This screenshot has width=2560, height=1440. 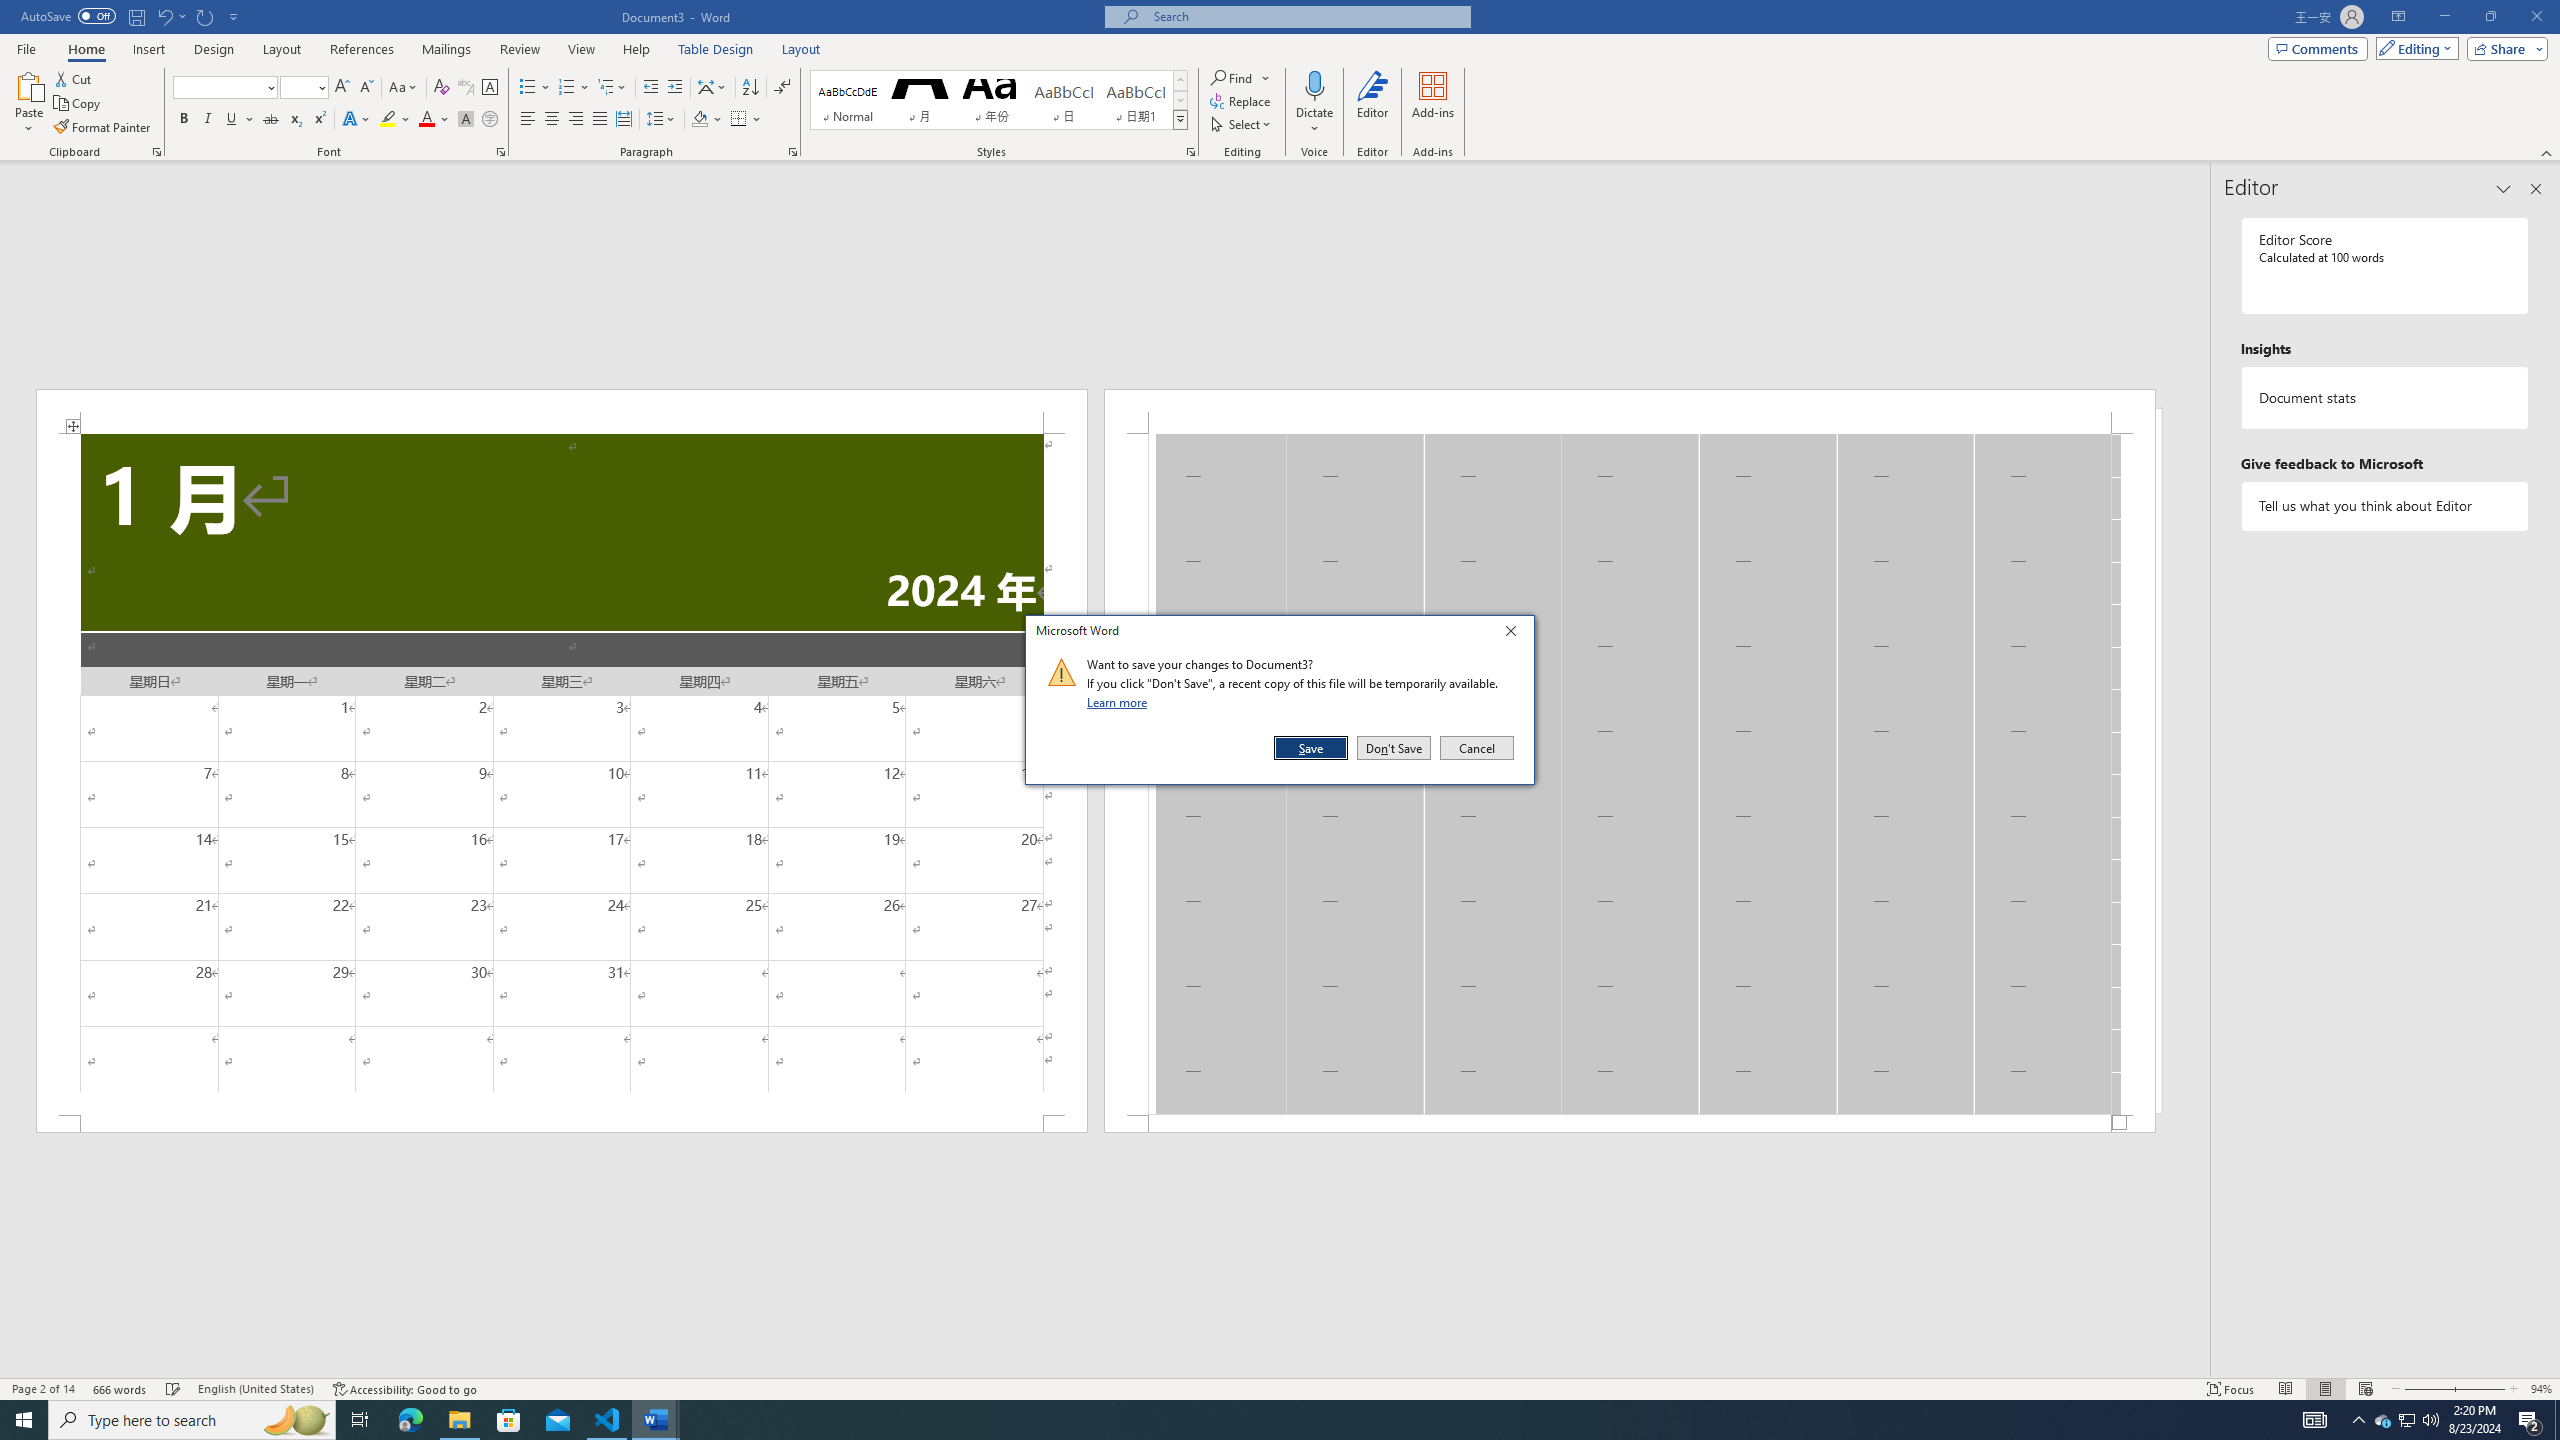 I want to click on 'Learn more', so click(x=1120, y=701).